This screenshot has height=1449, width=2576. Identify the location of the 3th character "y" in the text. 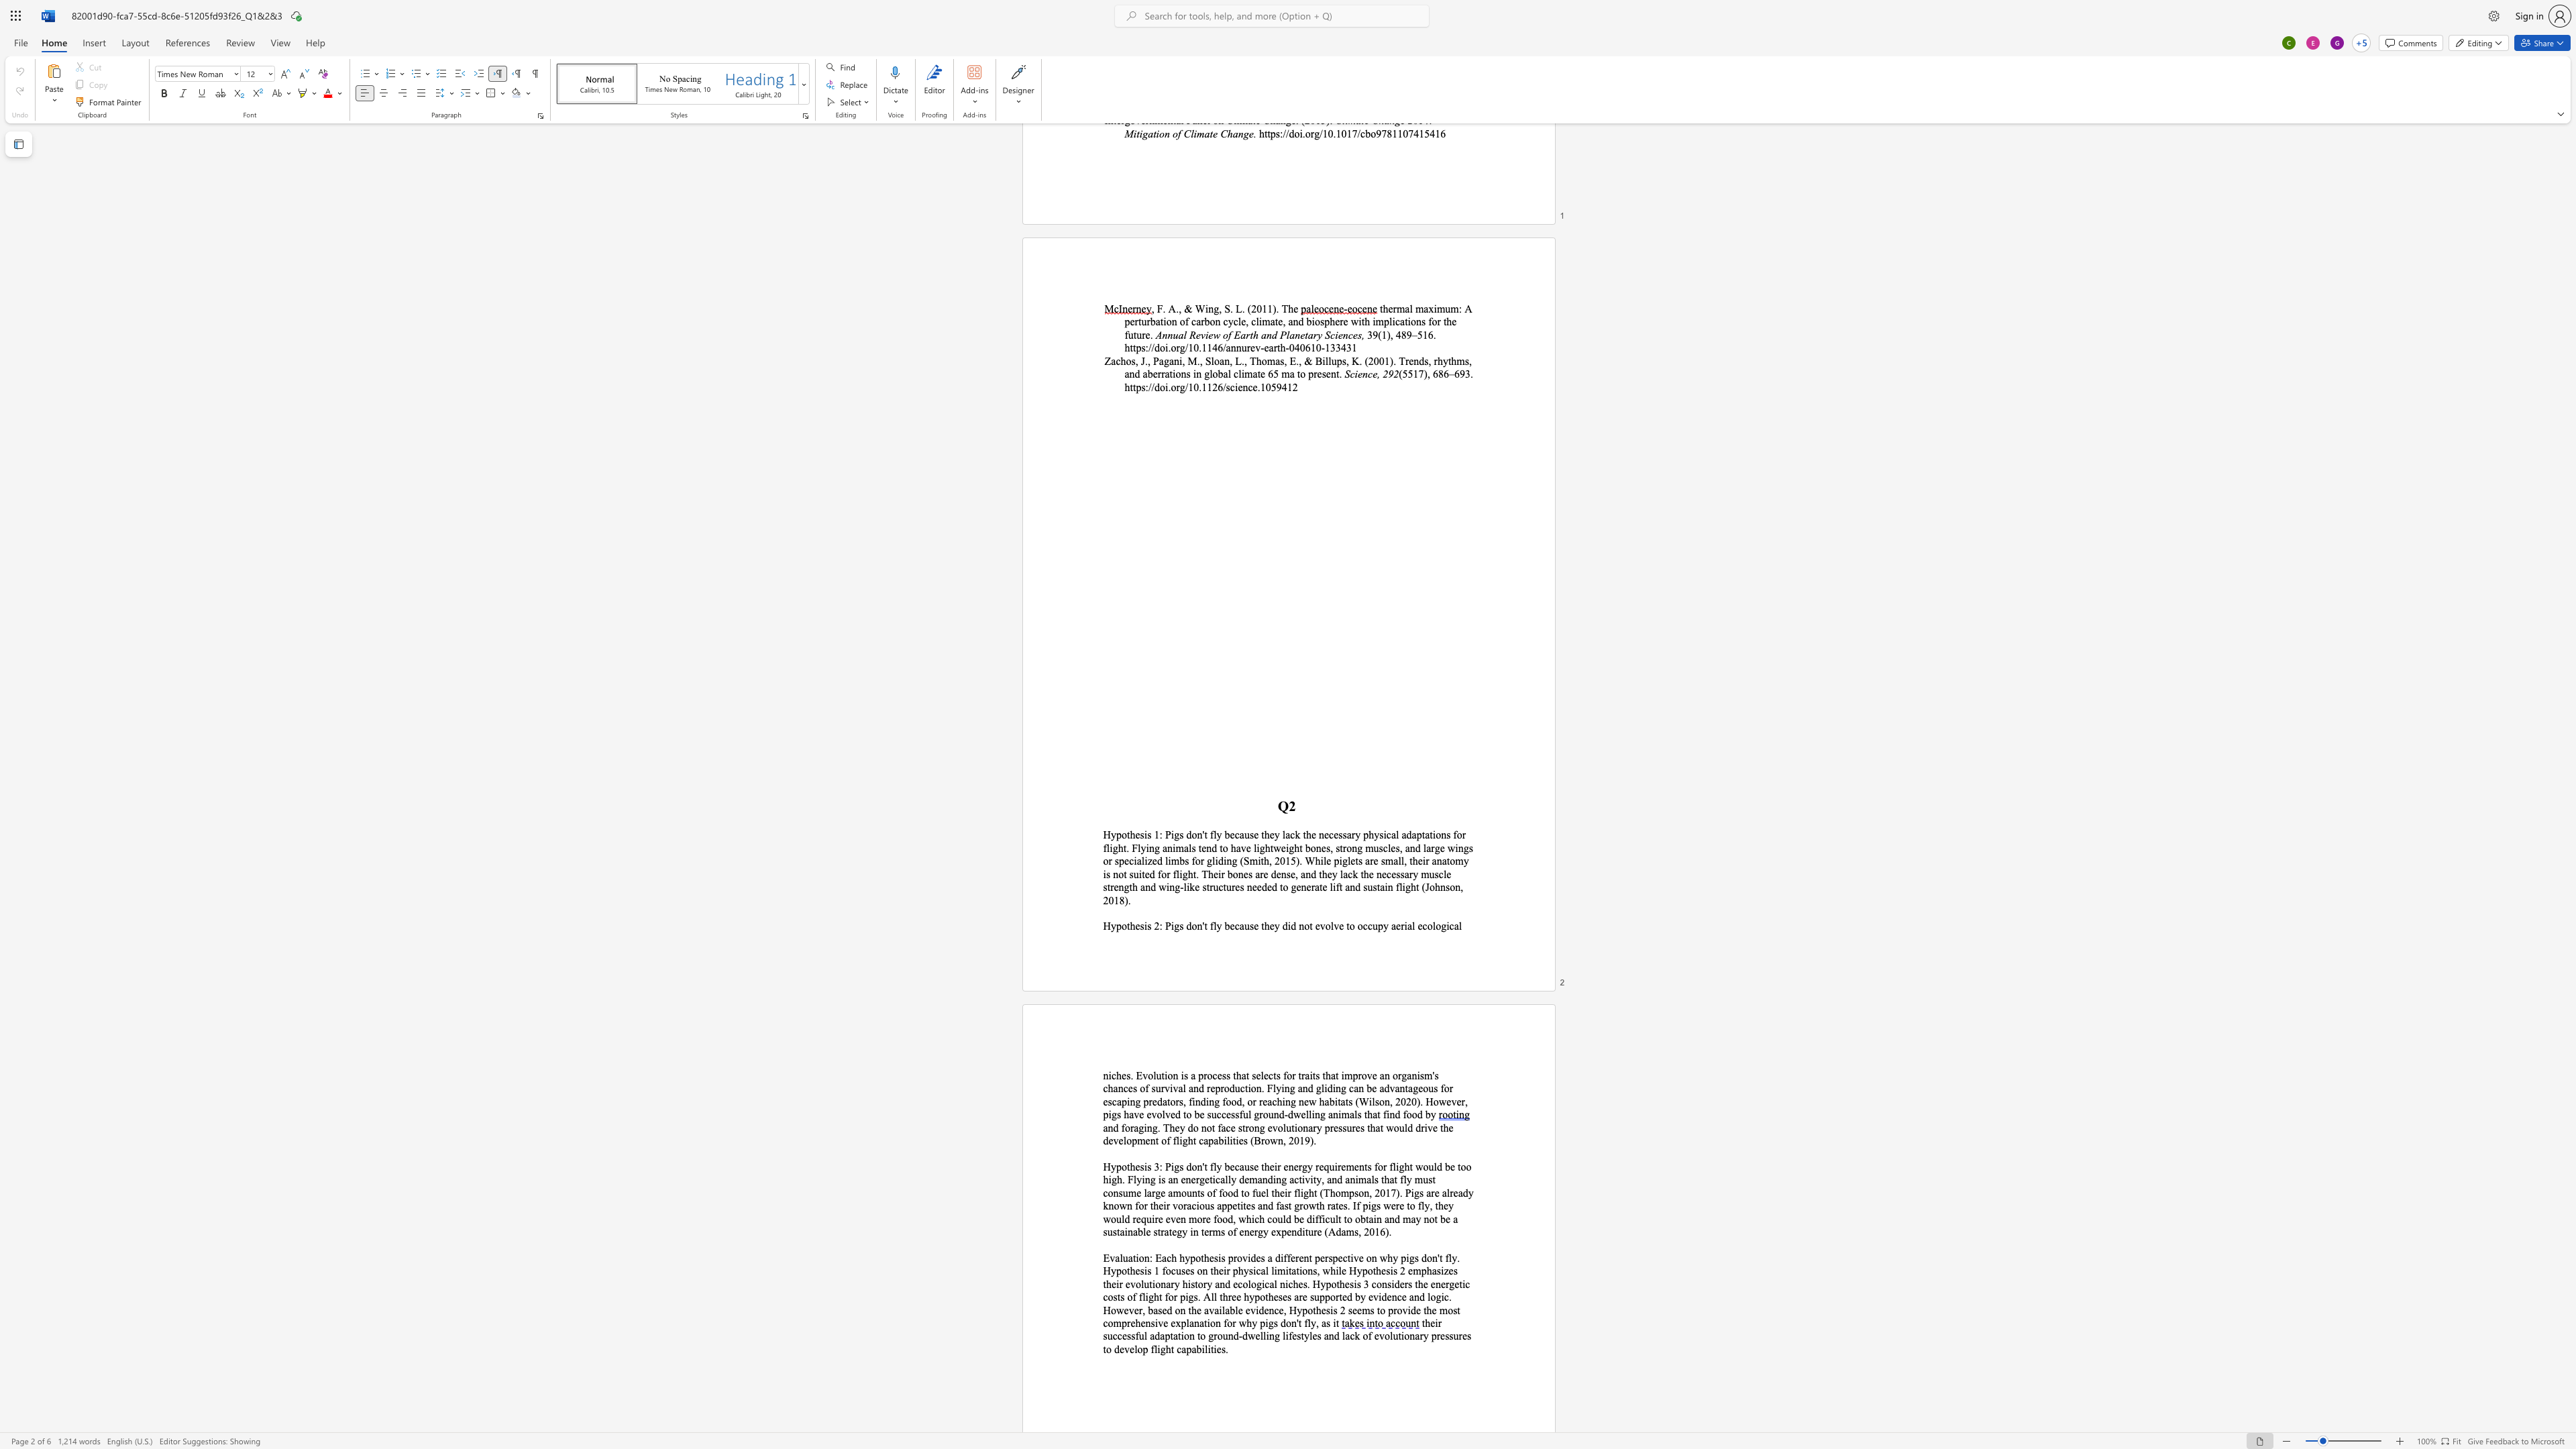
(1264, 1231).